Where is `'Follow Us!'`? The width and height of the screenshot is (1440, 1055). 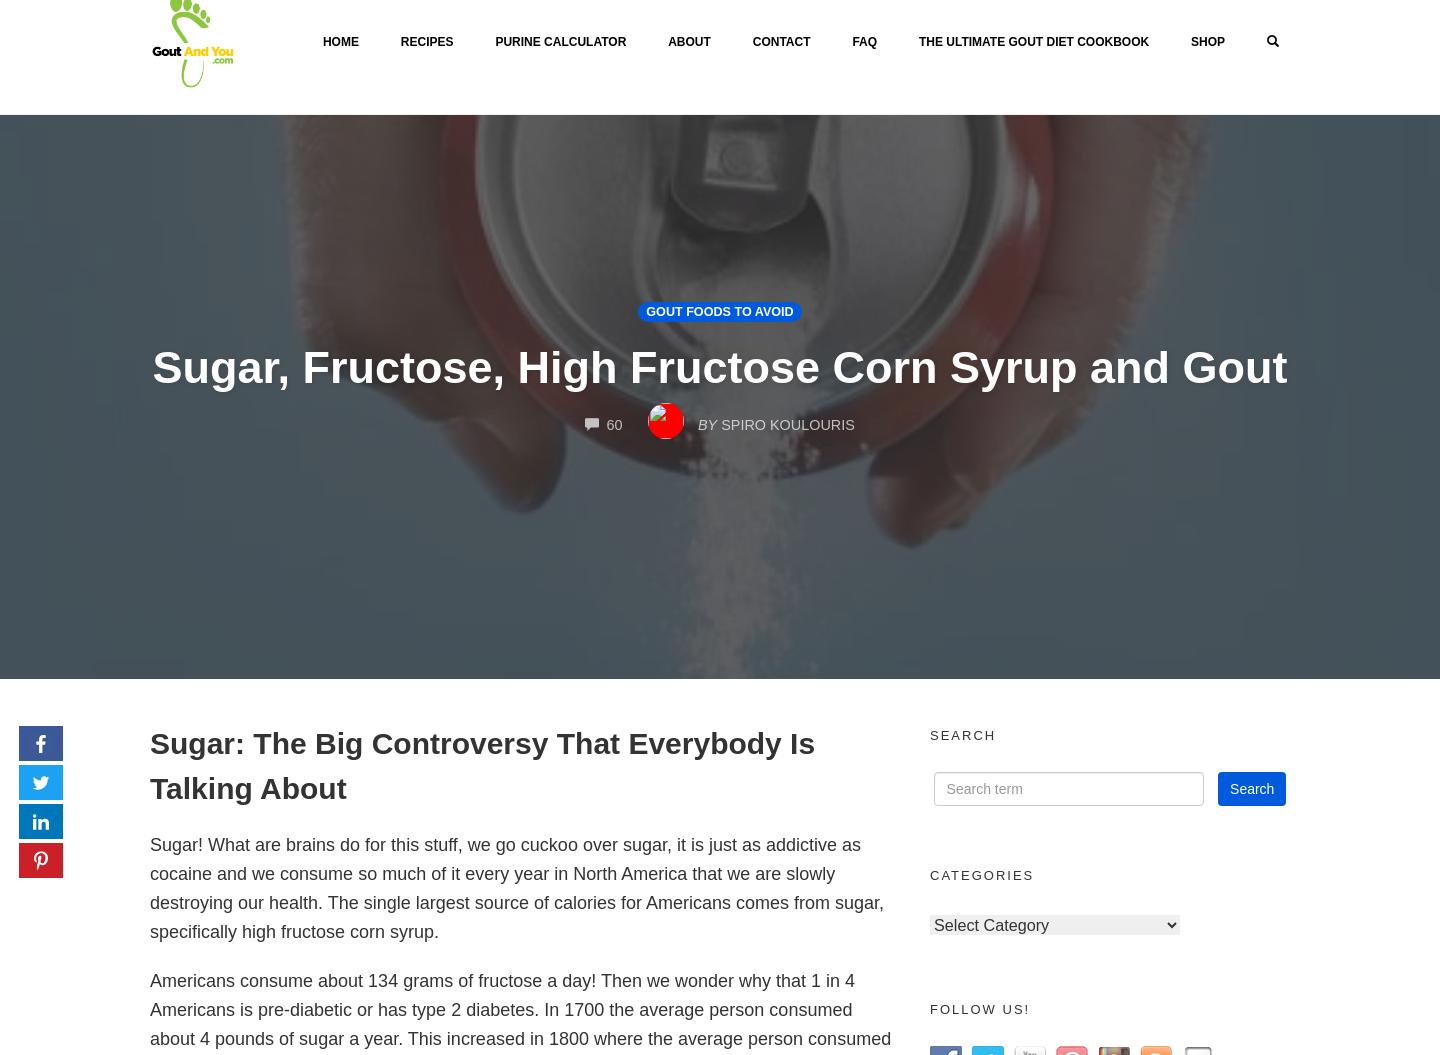
'Follow Us!' is located at coordinates (979, 1007).